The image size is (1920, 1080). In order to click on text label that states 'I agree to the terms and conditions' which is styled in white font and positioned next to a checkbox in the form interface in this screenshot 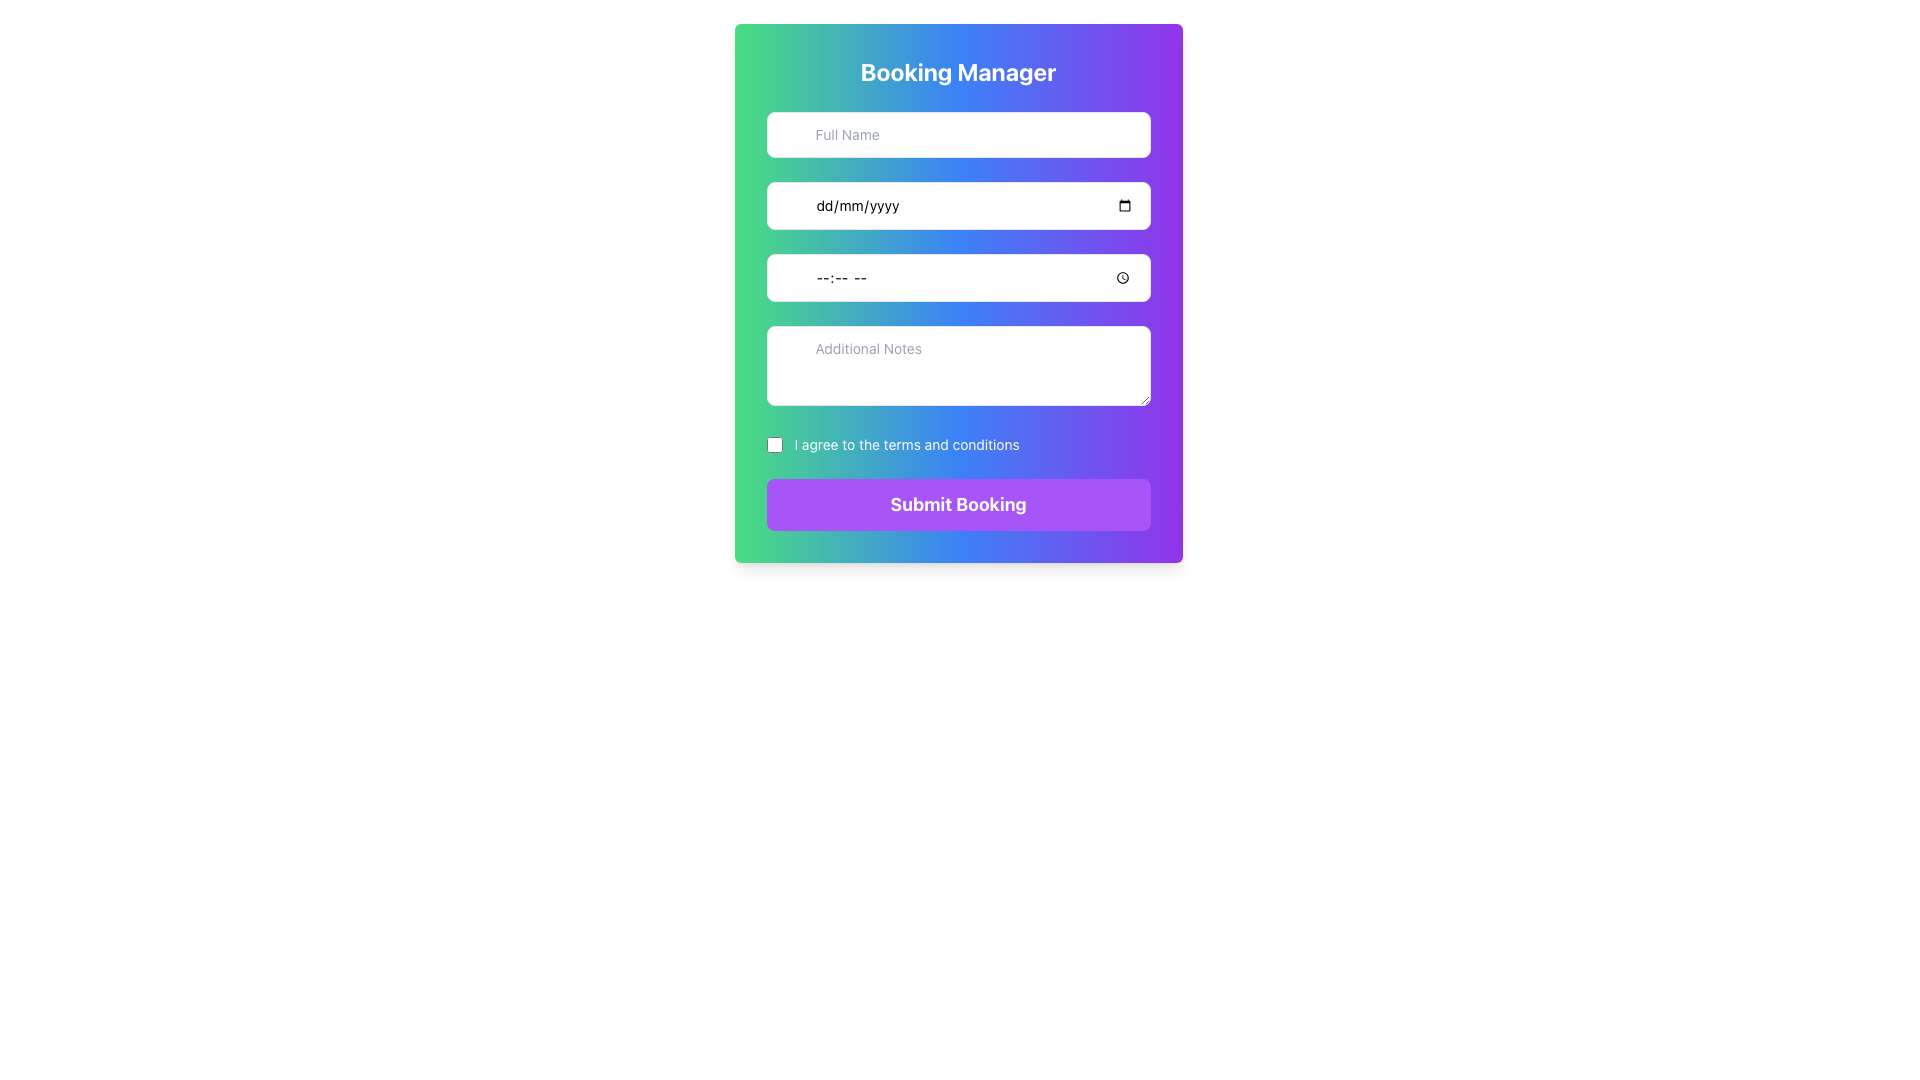, I will do `click(906, 443)`.